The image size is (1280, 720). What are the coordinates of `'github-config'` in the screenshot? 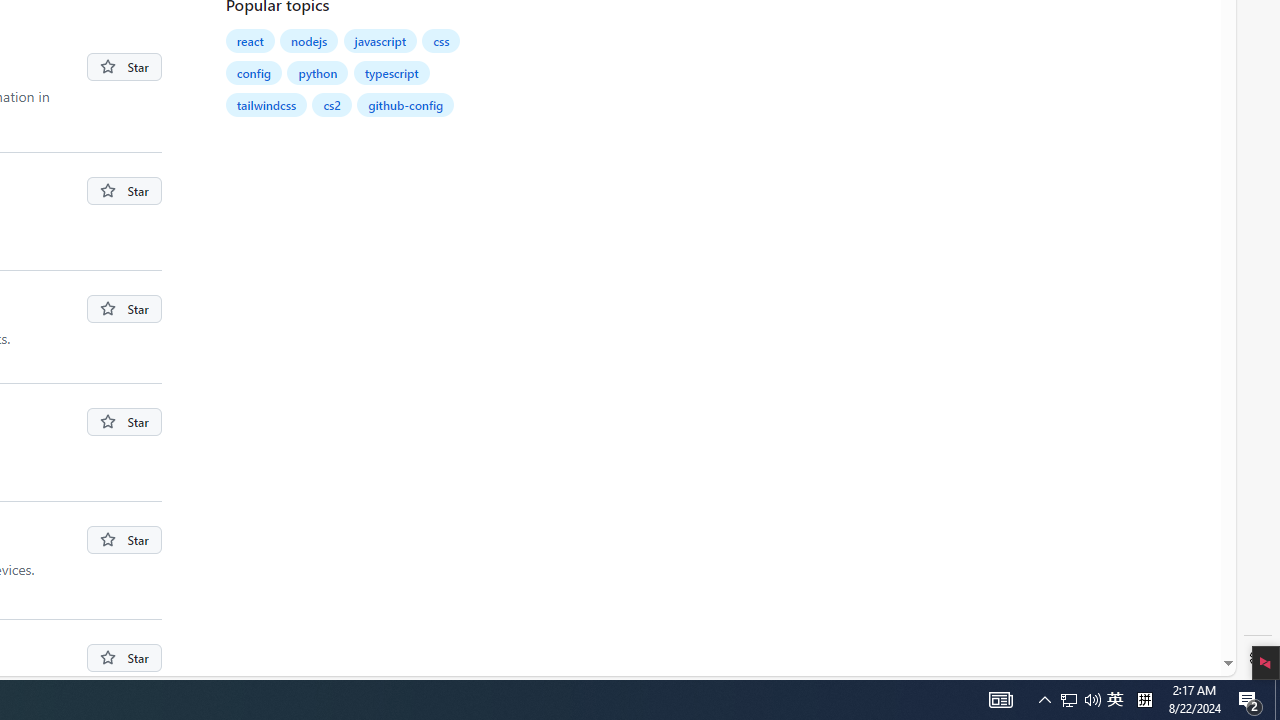 It's located at (404, 104).